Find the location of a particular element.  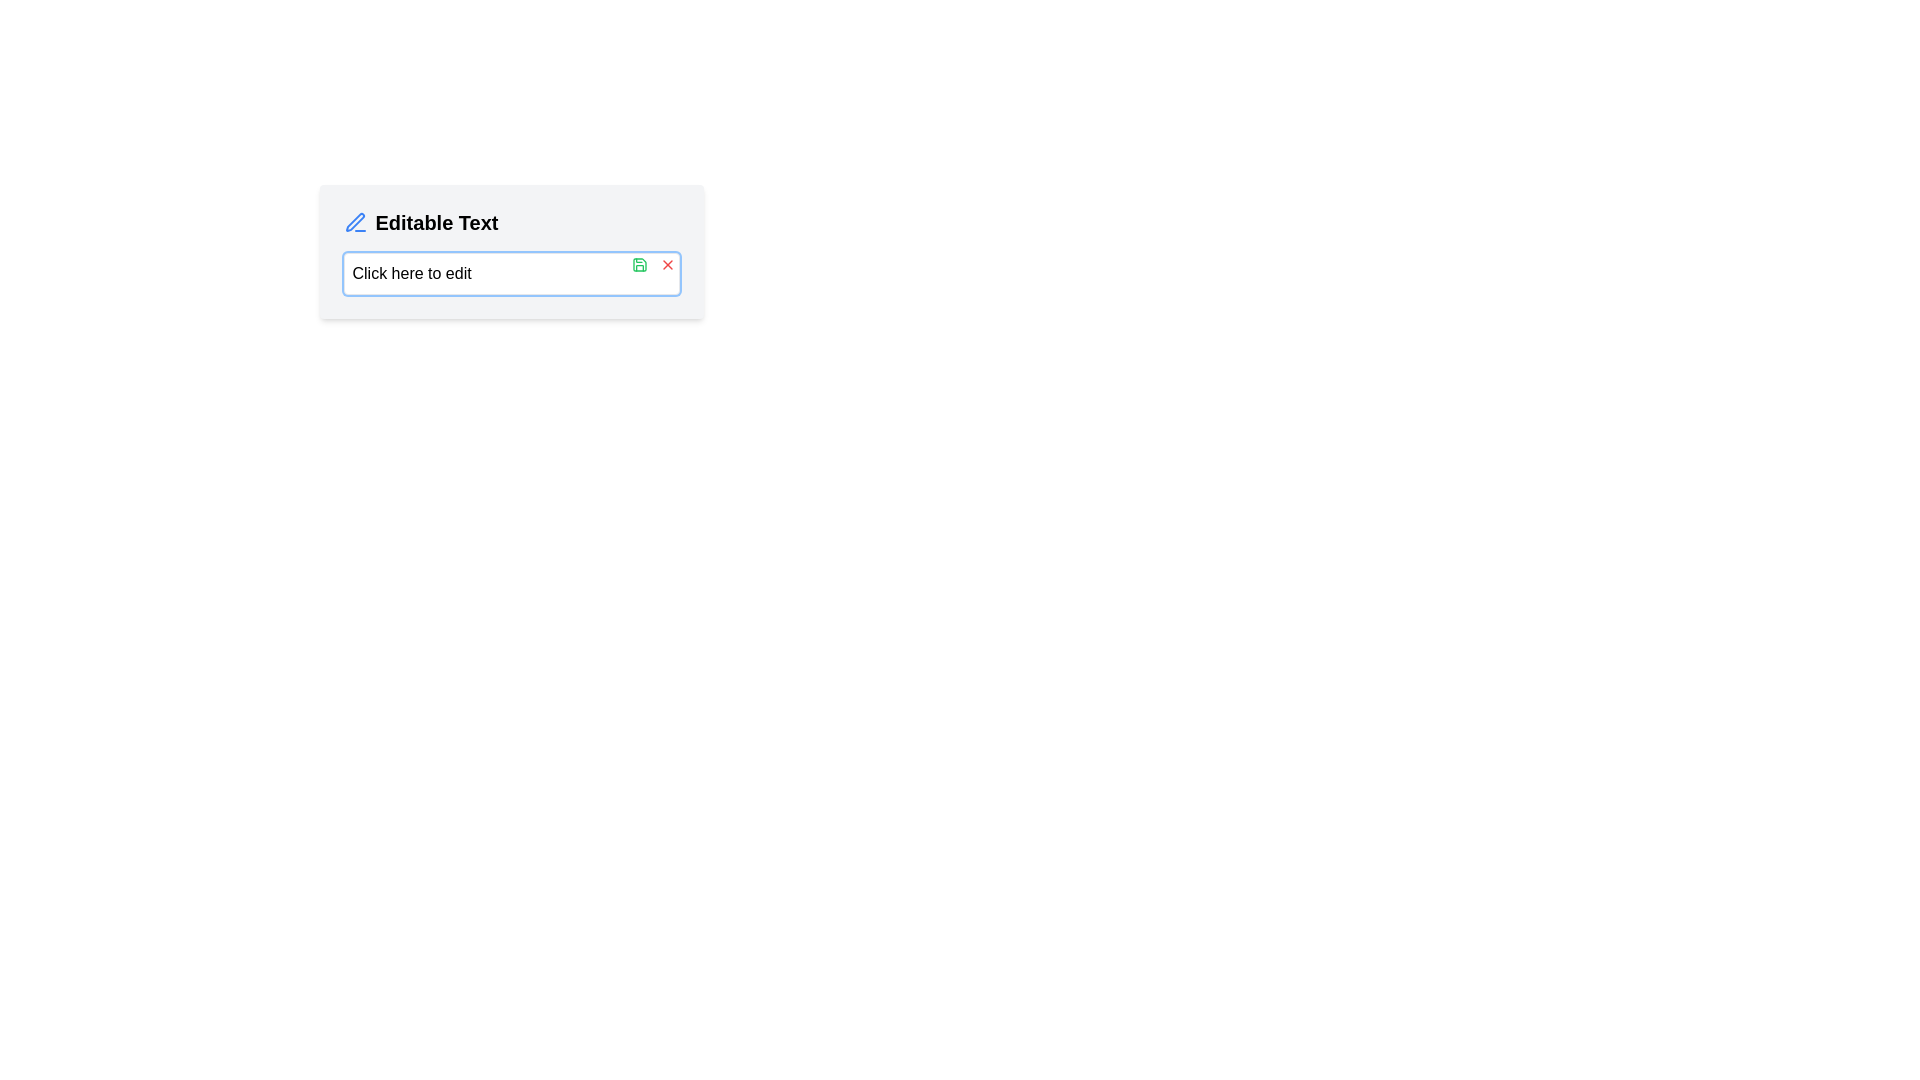

the close or delete button located to the right of the 'Editable Text' input field is located at coordinates (667, 264).